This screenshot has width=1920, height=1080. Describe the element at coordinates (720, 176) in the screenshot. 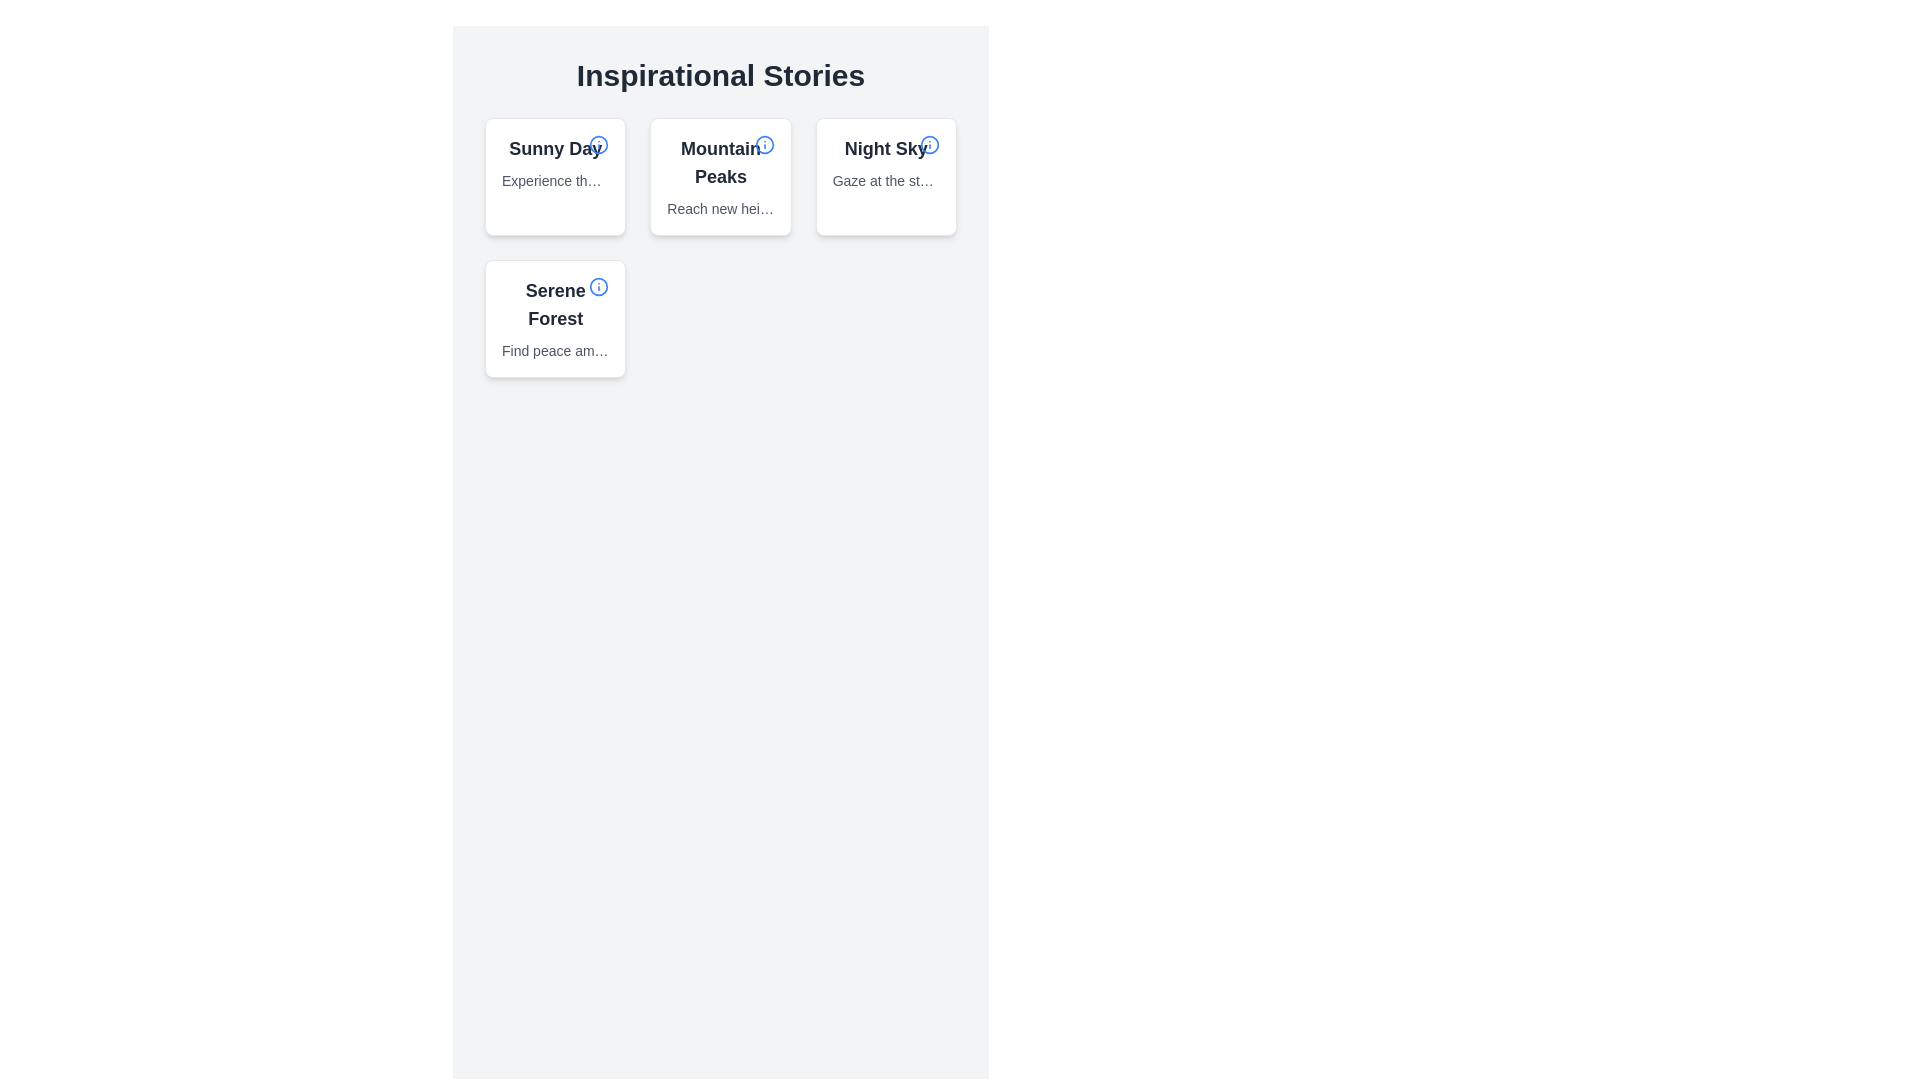

I see `the 'Mountain Peaks' card` at that location.